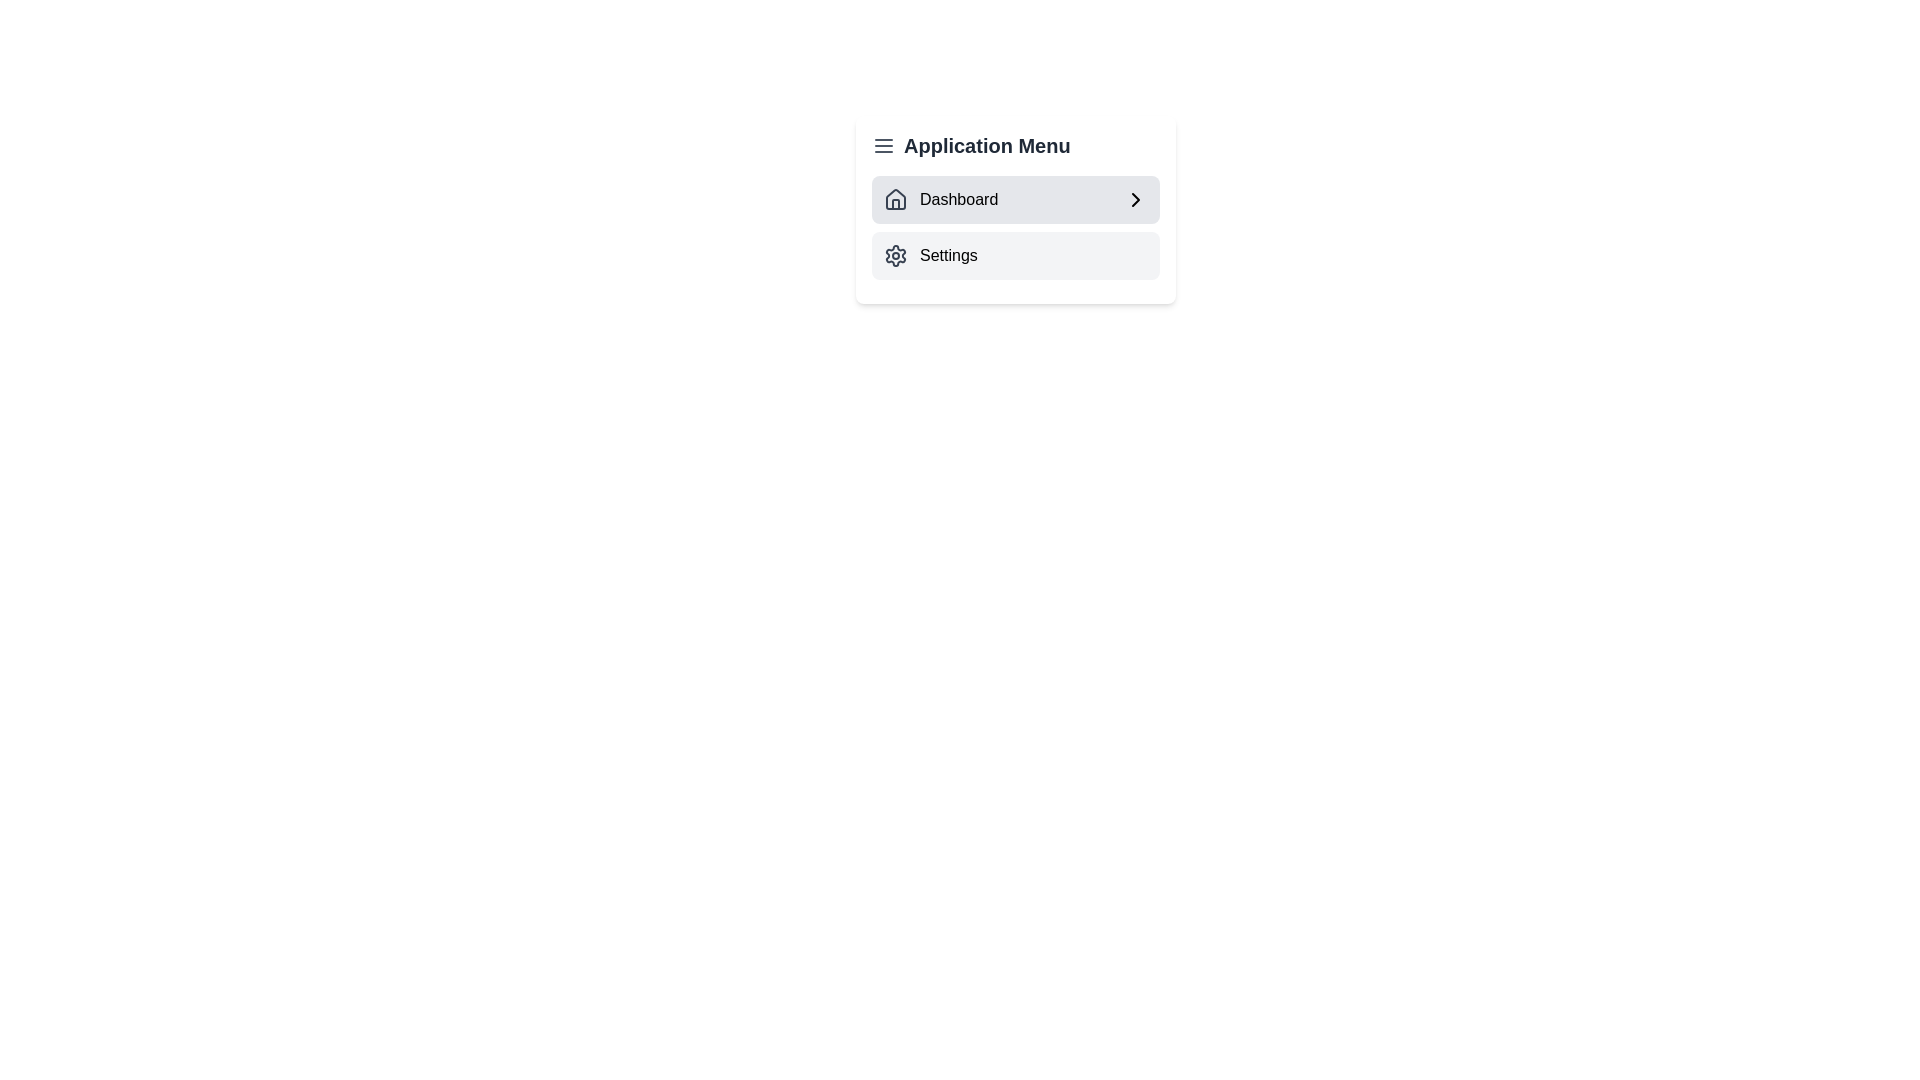  Describe the element at coordinates (940, 200) in the screenshot. I see `the first navigation link` at that location.